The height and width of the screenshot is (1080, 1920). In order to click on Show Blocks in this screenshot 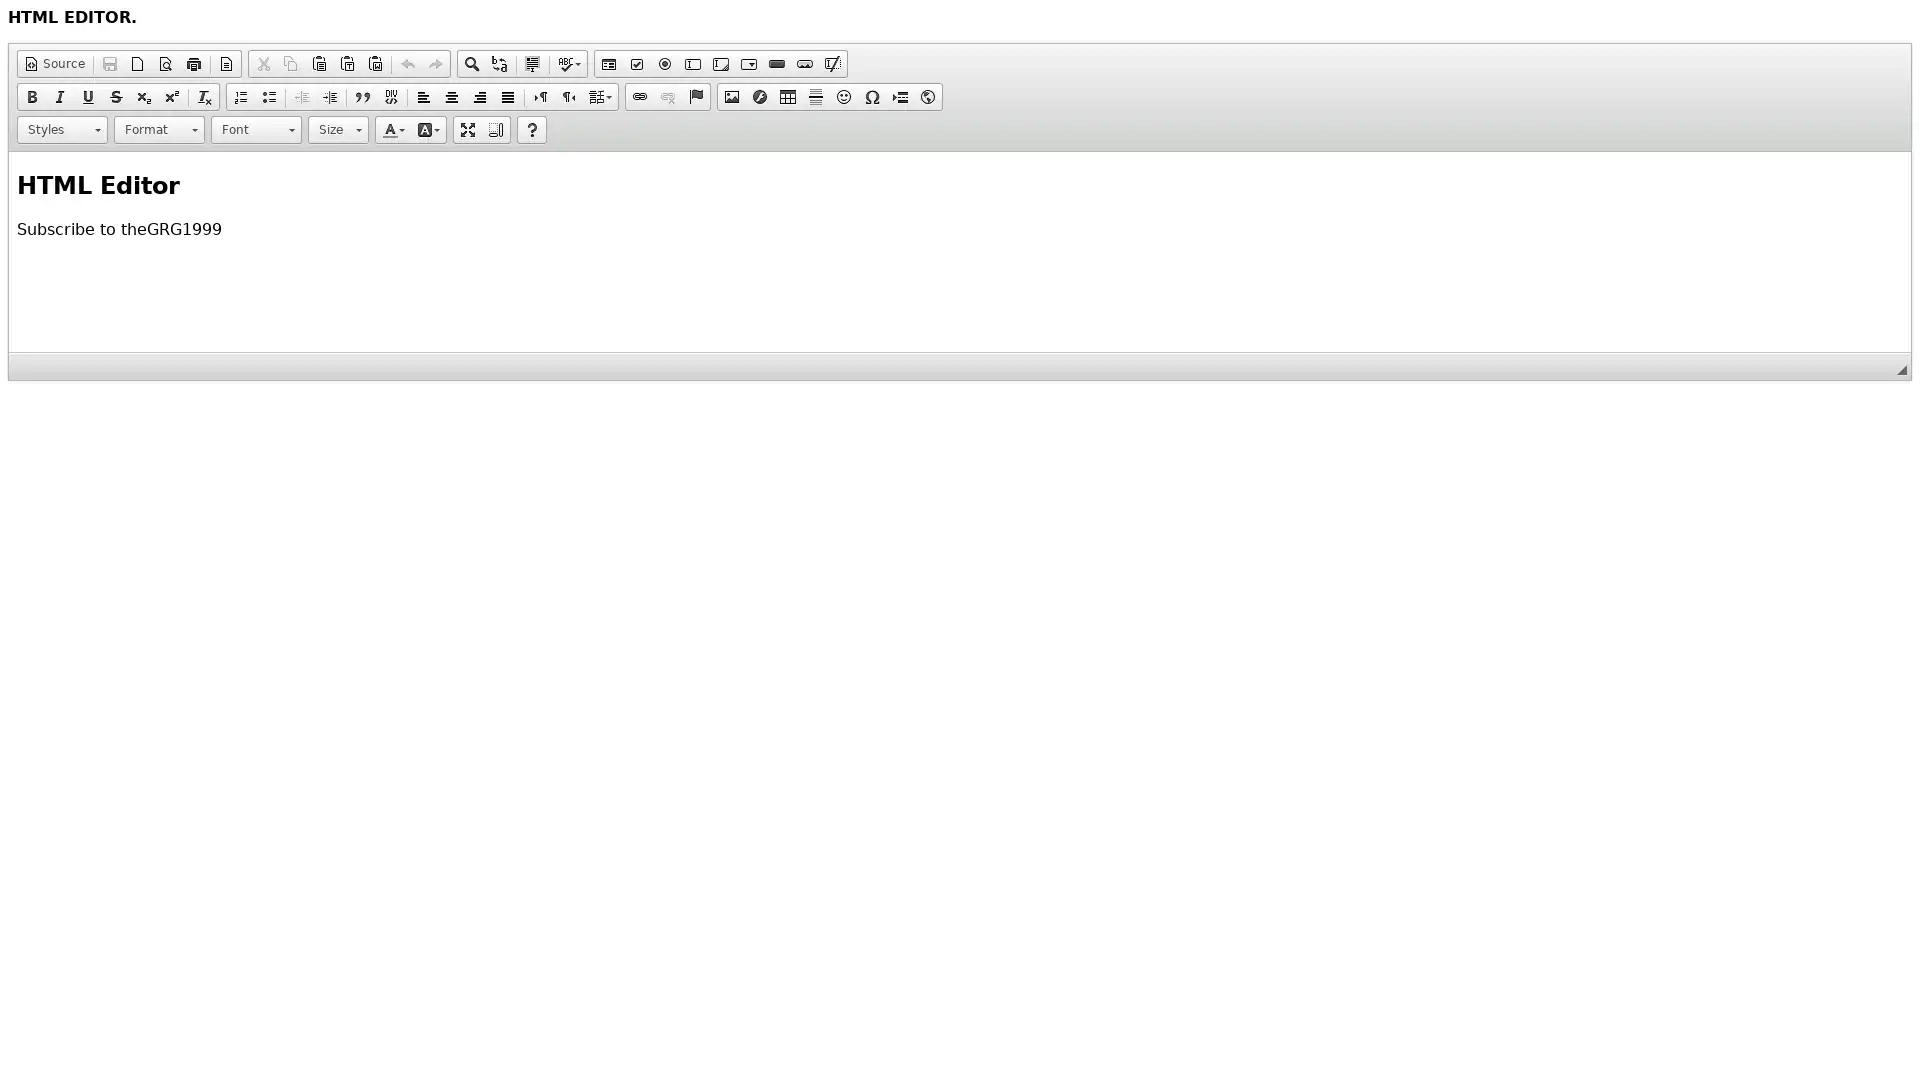, I will do `click(495, 130)`.